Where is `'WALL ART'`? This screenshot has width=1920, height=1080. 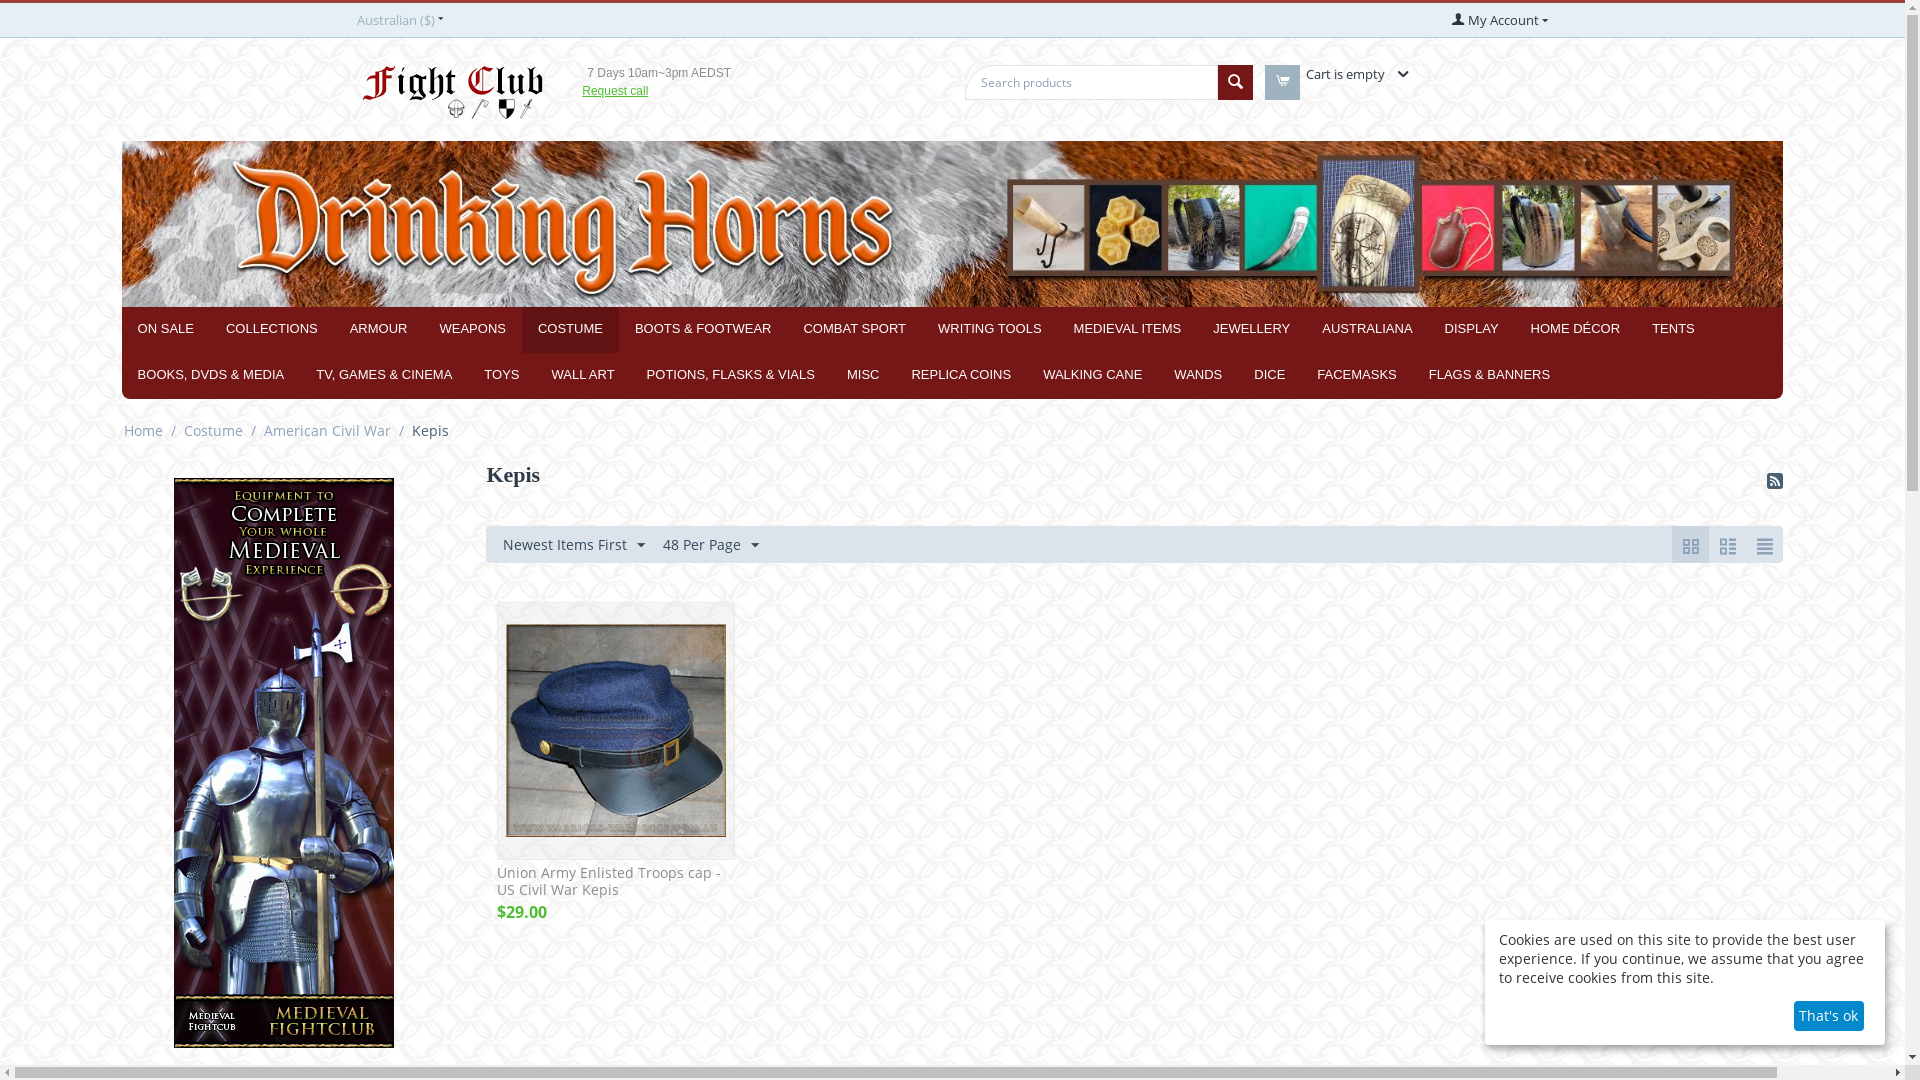 'WALL ART' is located at coordinates (581, 375).